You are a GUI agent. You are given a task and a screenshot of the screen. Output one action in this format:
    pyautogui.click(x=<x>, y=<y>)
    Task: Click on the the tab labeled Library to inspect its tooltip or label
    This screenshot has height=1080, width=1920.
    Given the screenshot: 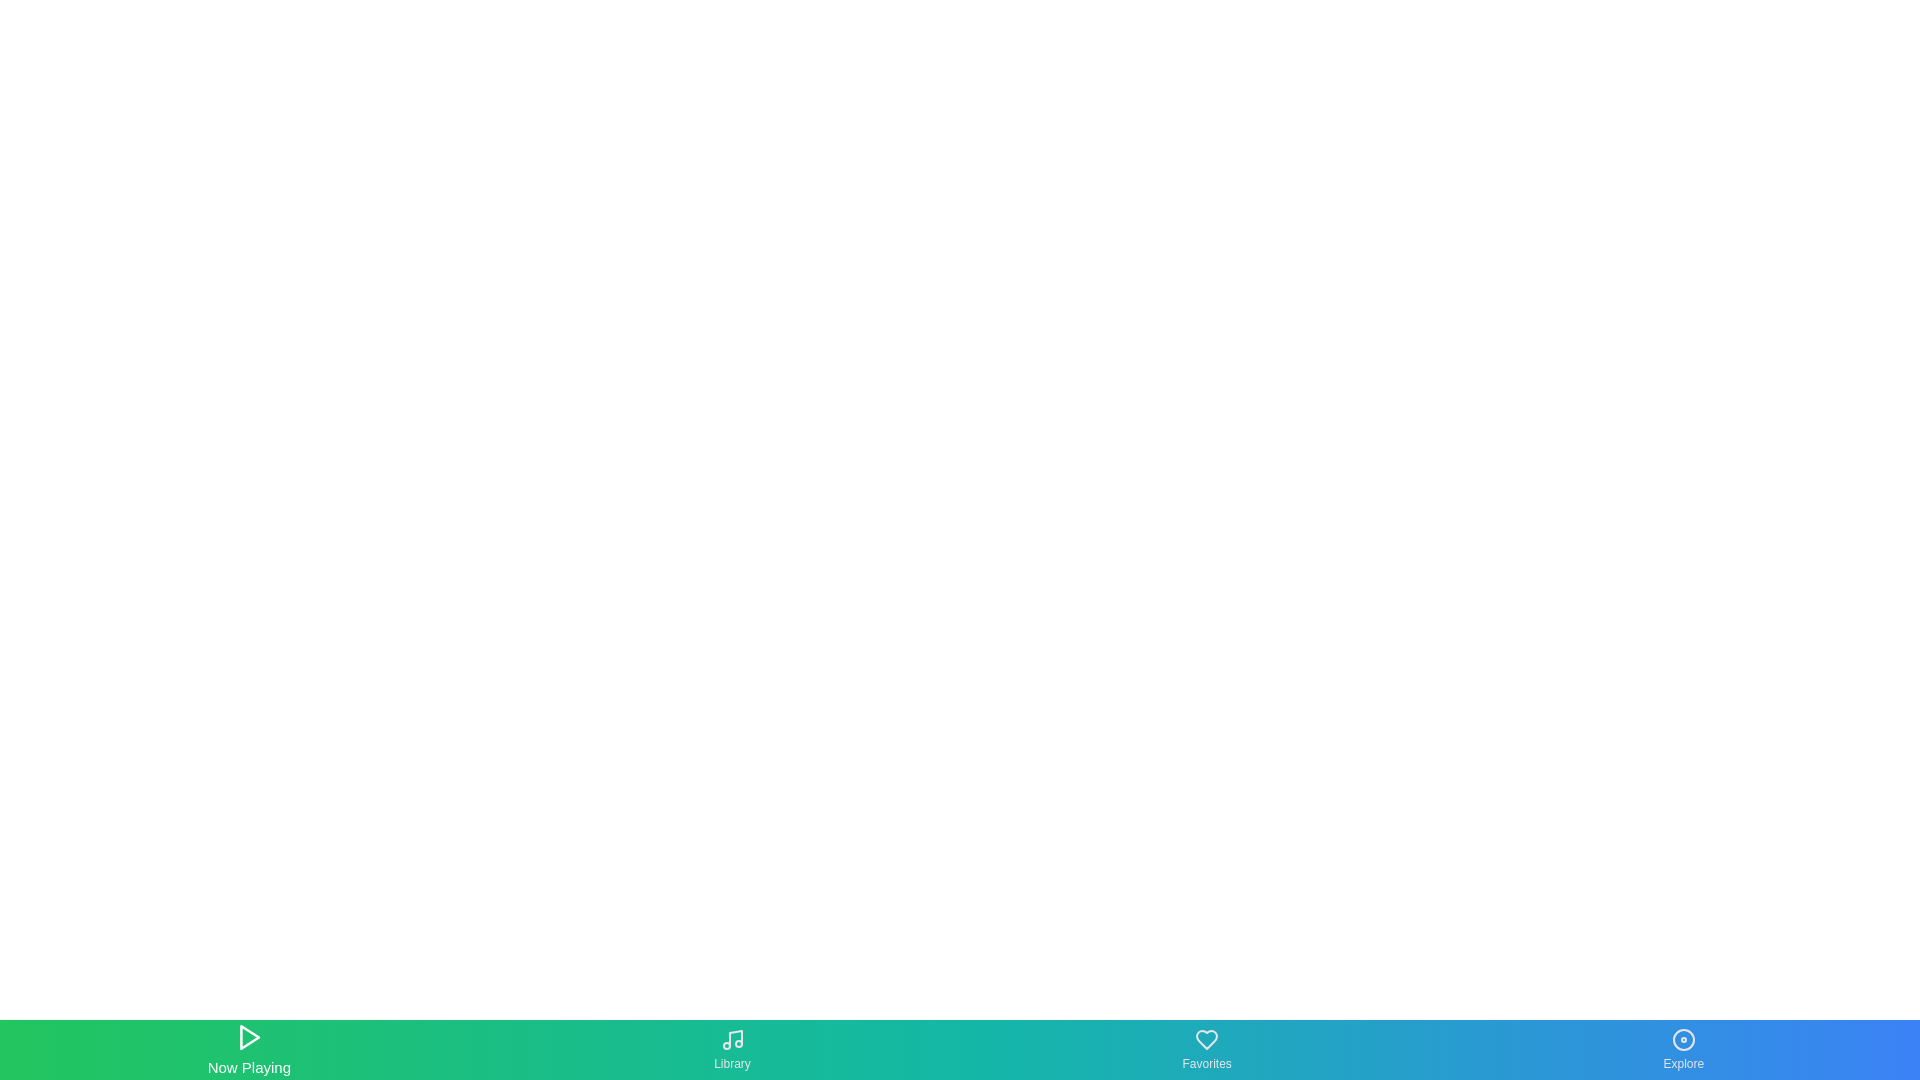 What is the action you would take?
    pyautogui.click(x=731, y=1048)
    